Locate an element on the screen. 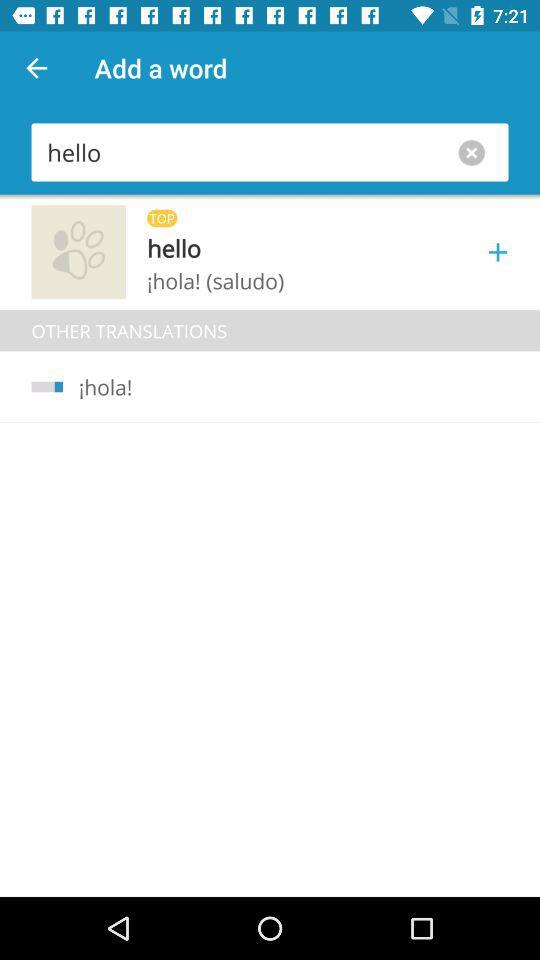  clear search bar is located at coordinates (475, 151).